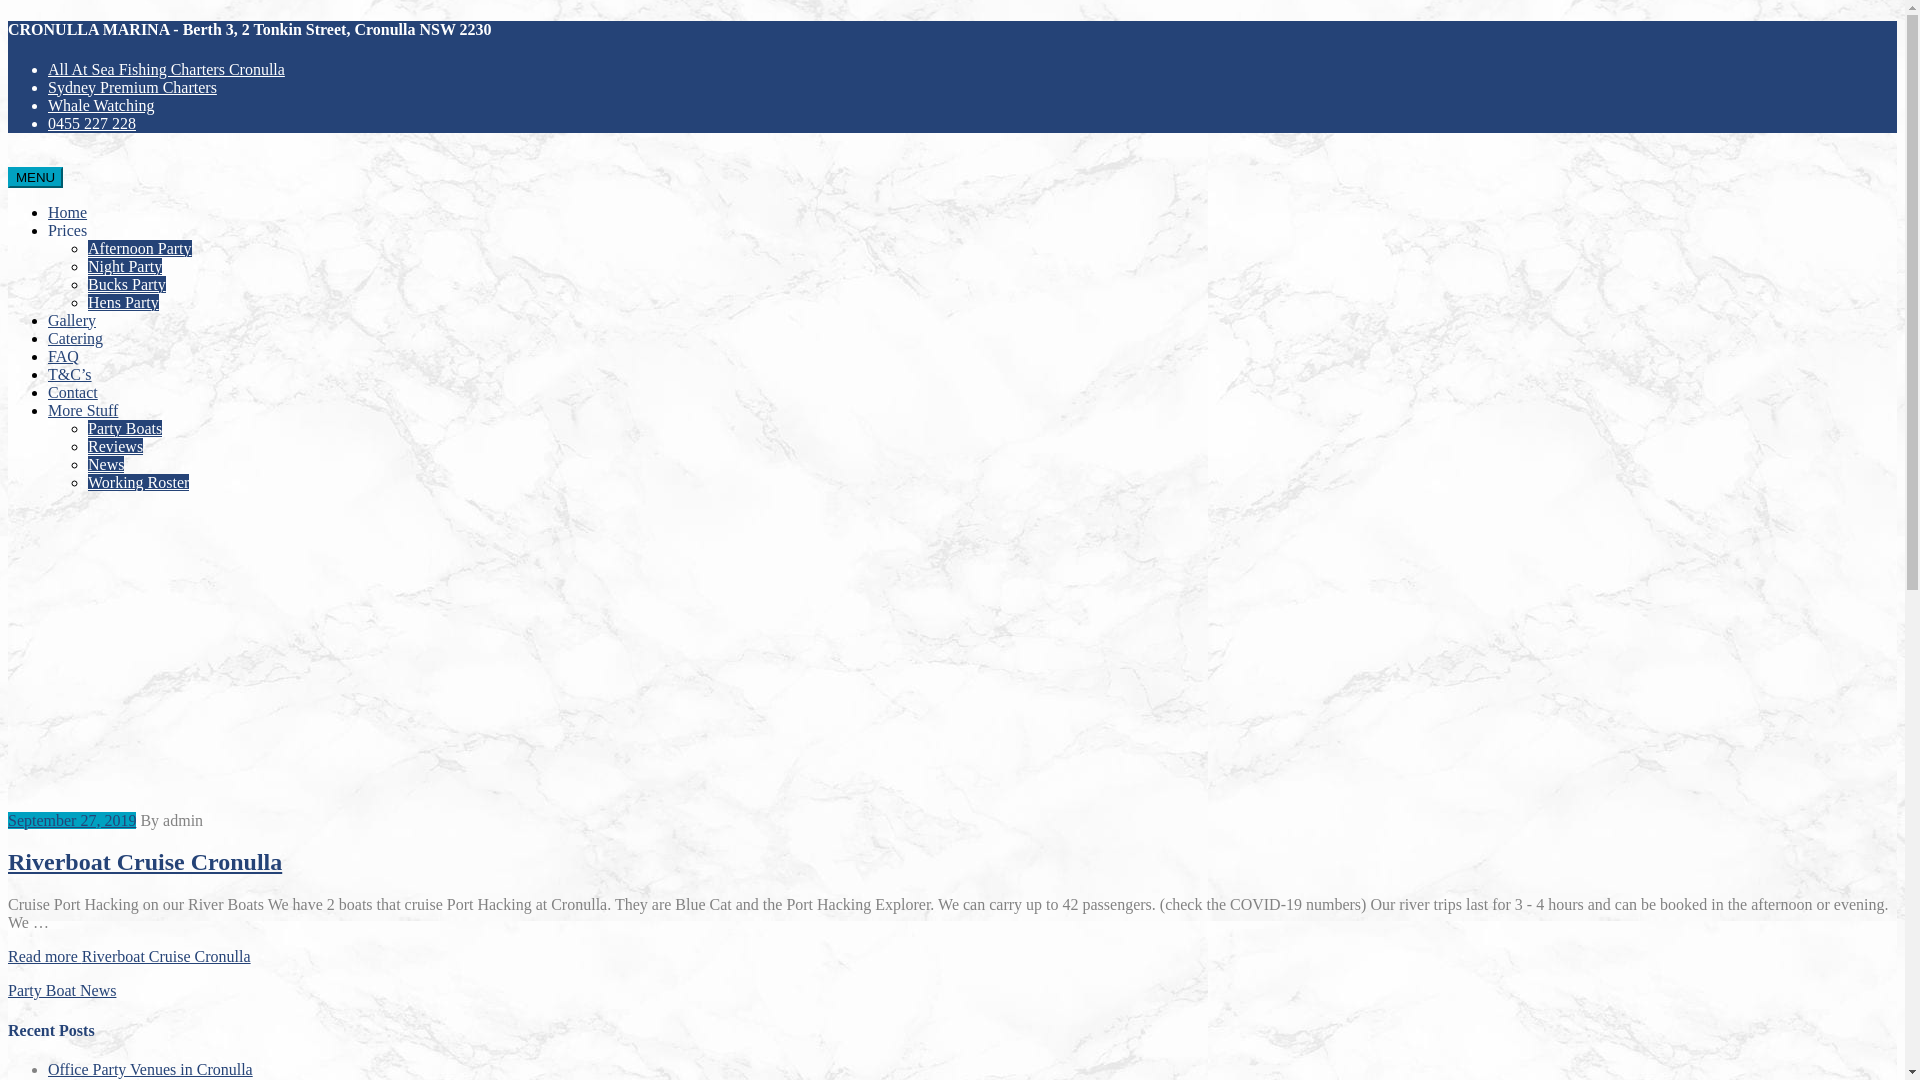 The height and width of the screenshot is (1080, 1920). What do you see at coordinates (62, 990) in the screenshot?
I see `'Party Boat News'` at bounding box center [62, 990].